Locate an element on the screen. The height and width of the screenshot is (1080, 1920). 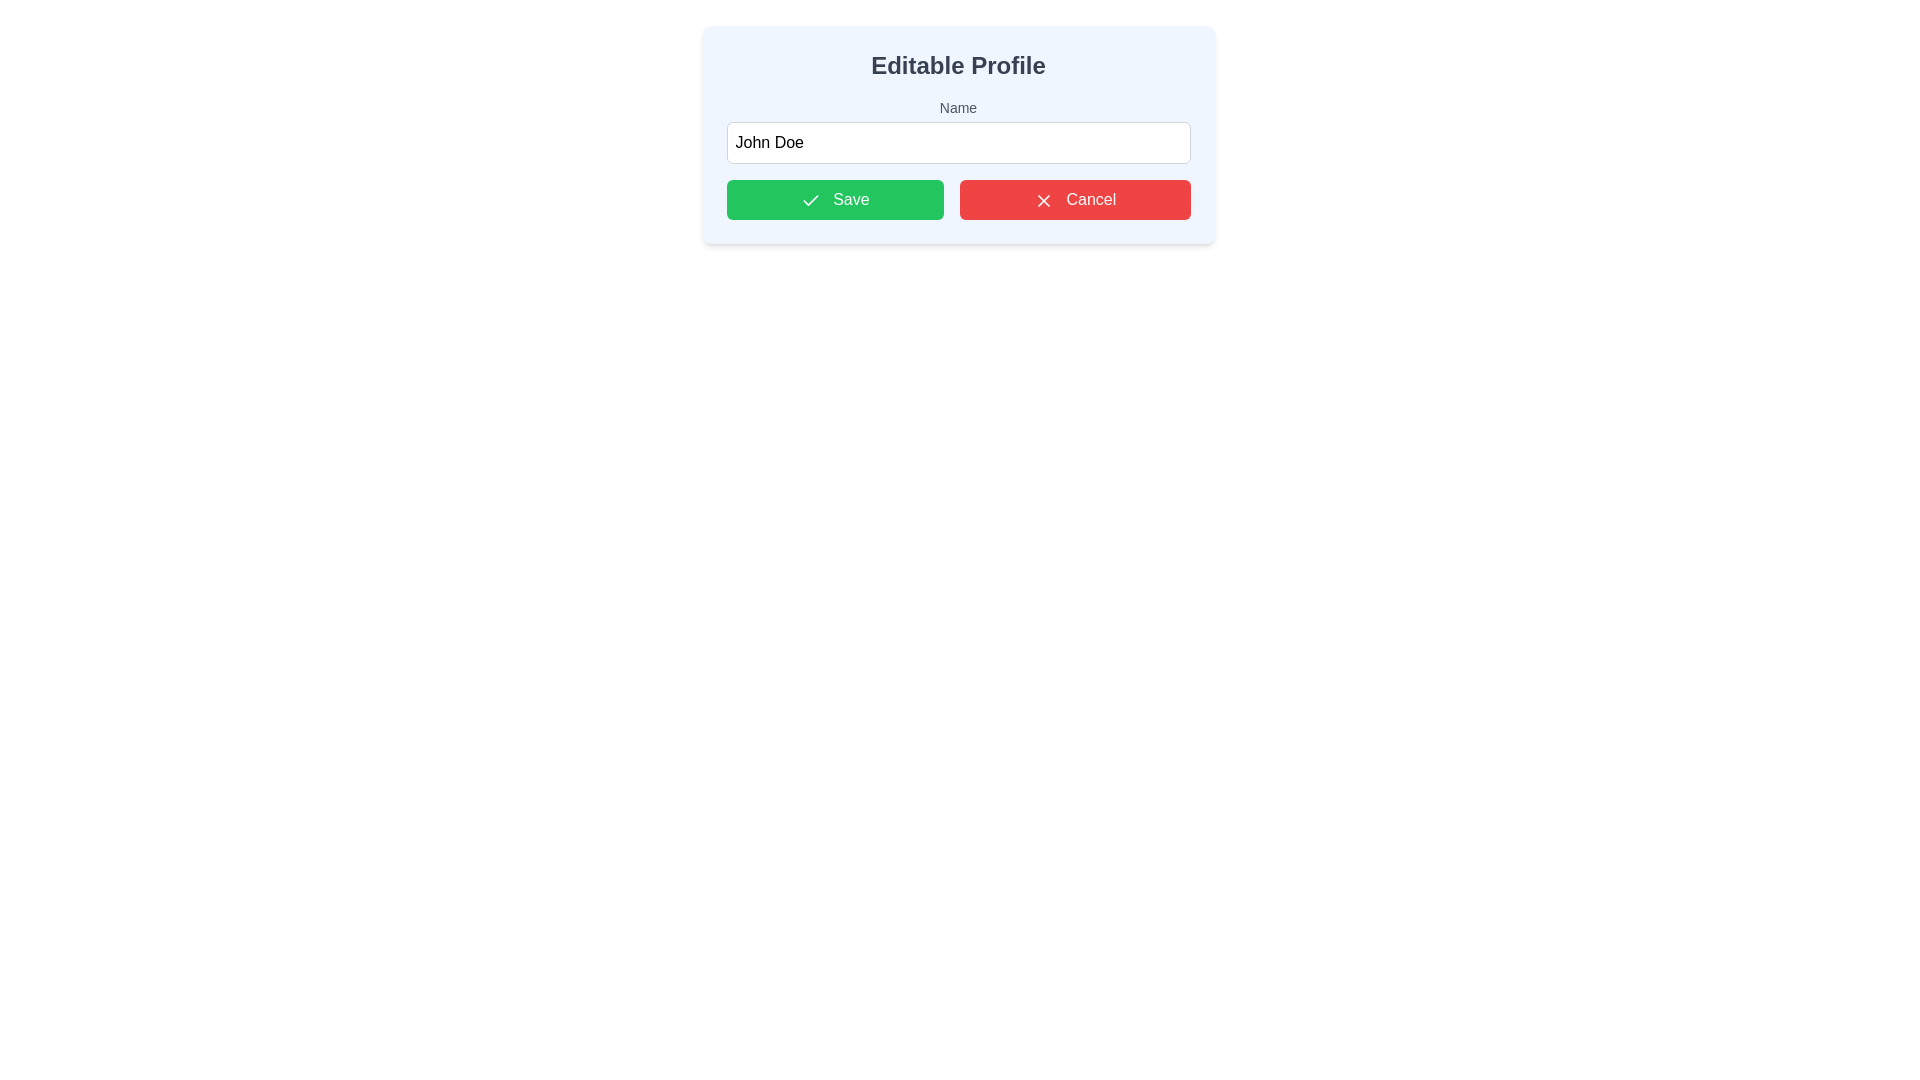
the Text Label that serves as a title for the profile editing interface, positioned at the top-center of the card-like layout is located at coordinates (957, 64).